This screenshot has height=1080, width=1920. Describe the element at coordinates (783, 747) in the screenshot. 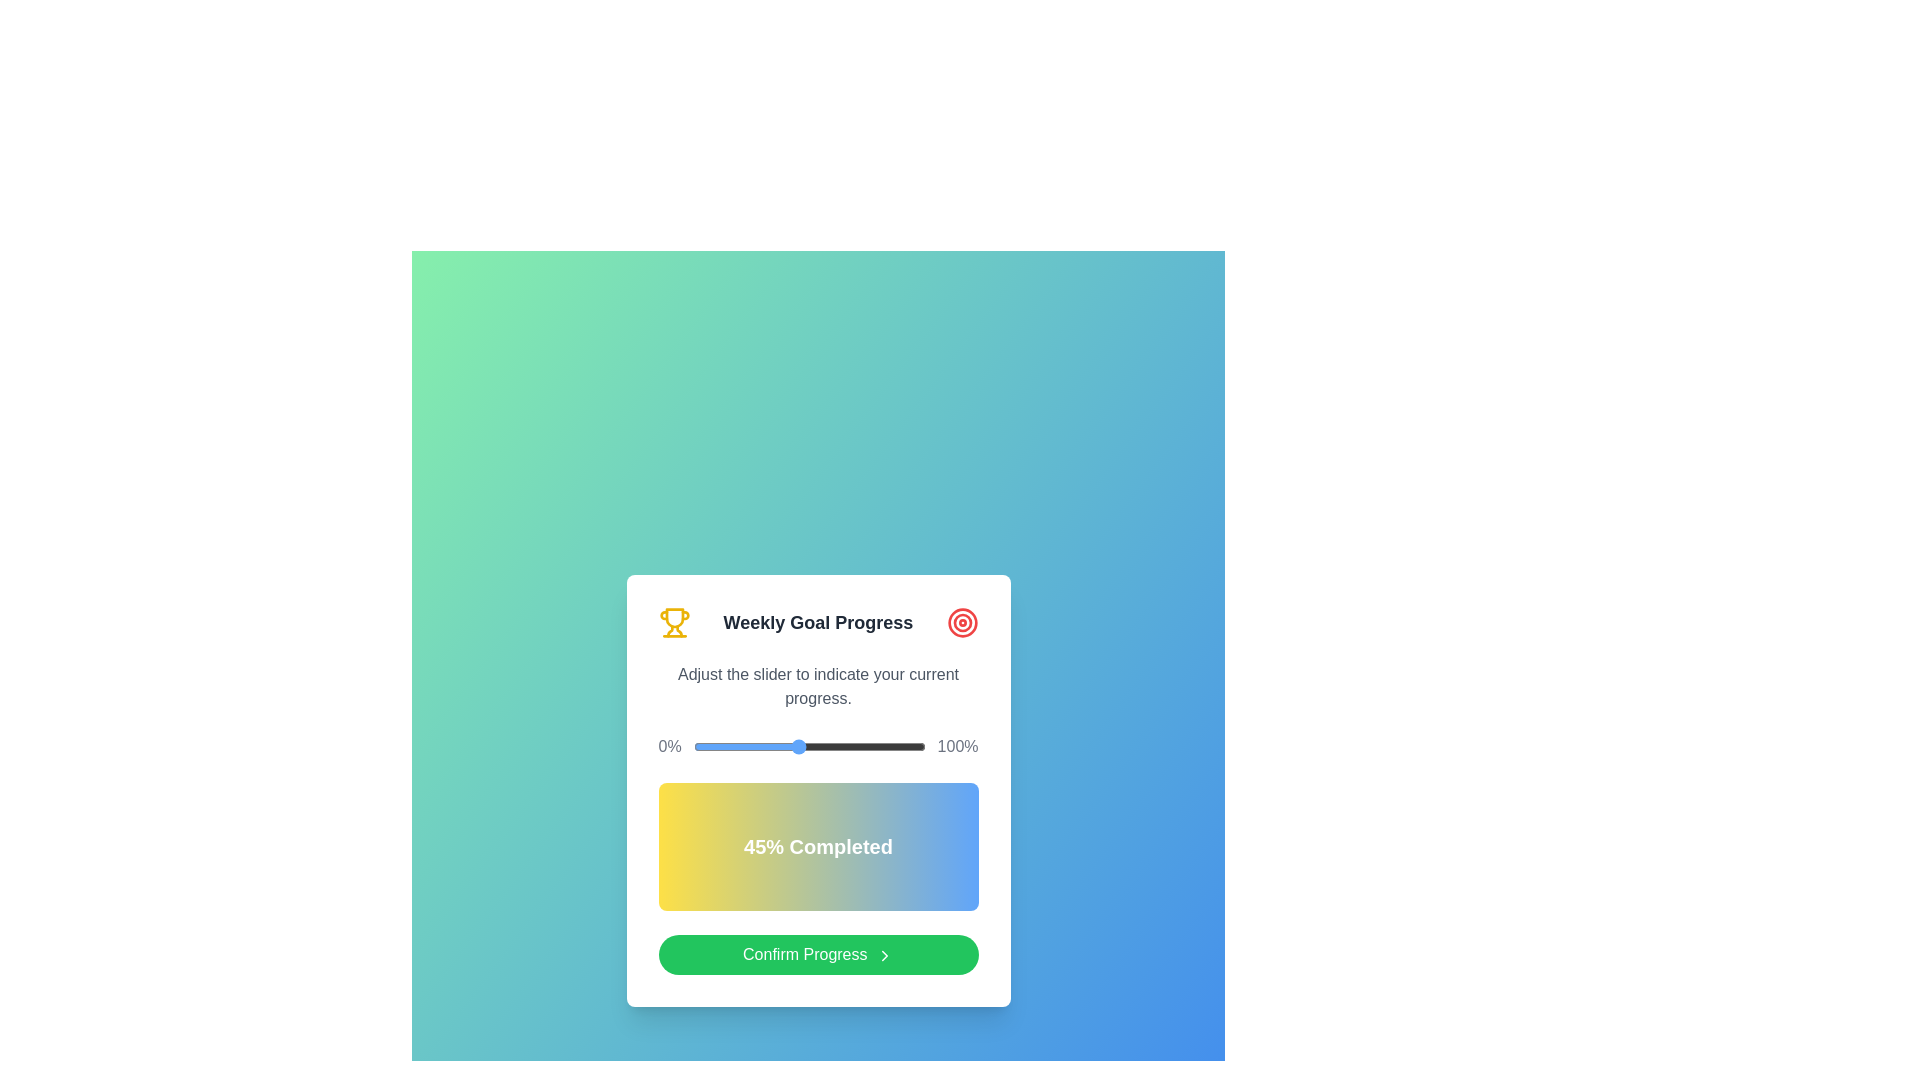

I see `the progress value to 39% by dragging the slider` at that location.